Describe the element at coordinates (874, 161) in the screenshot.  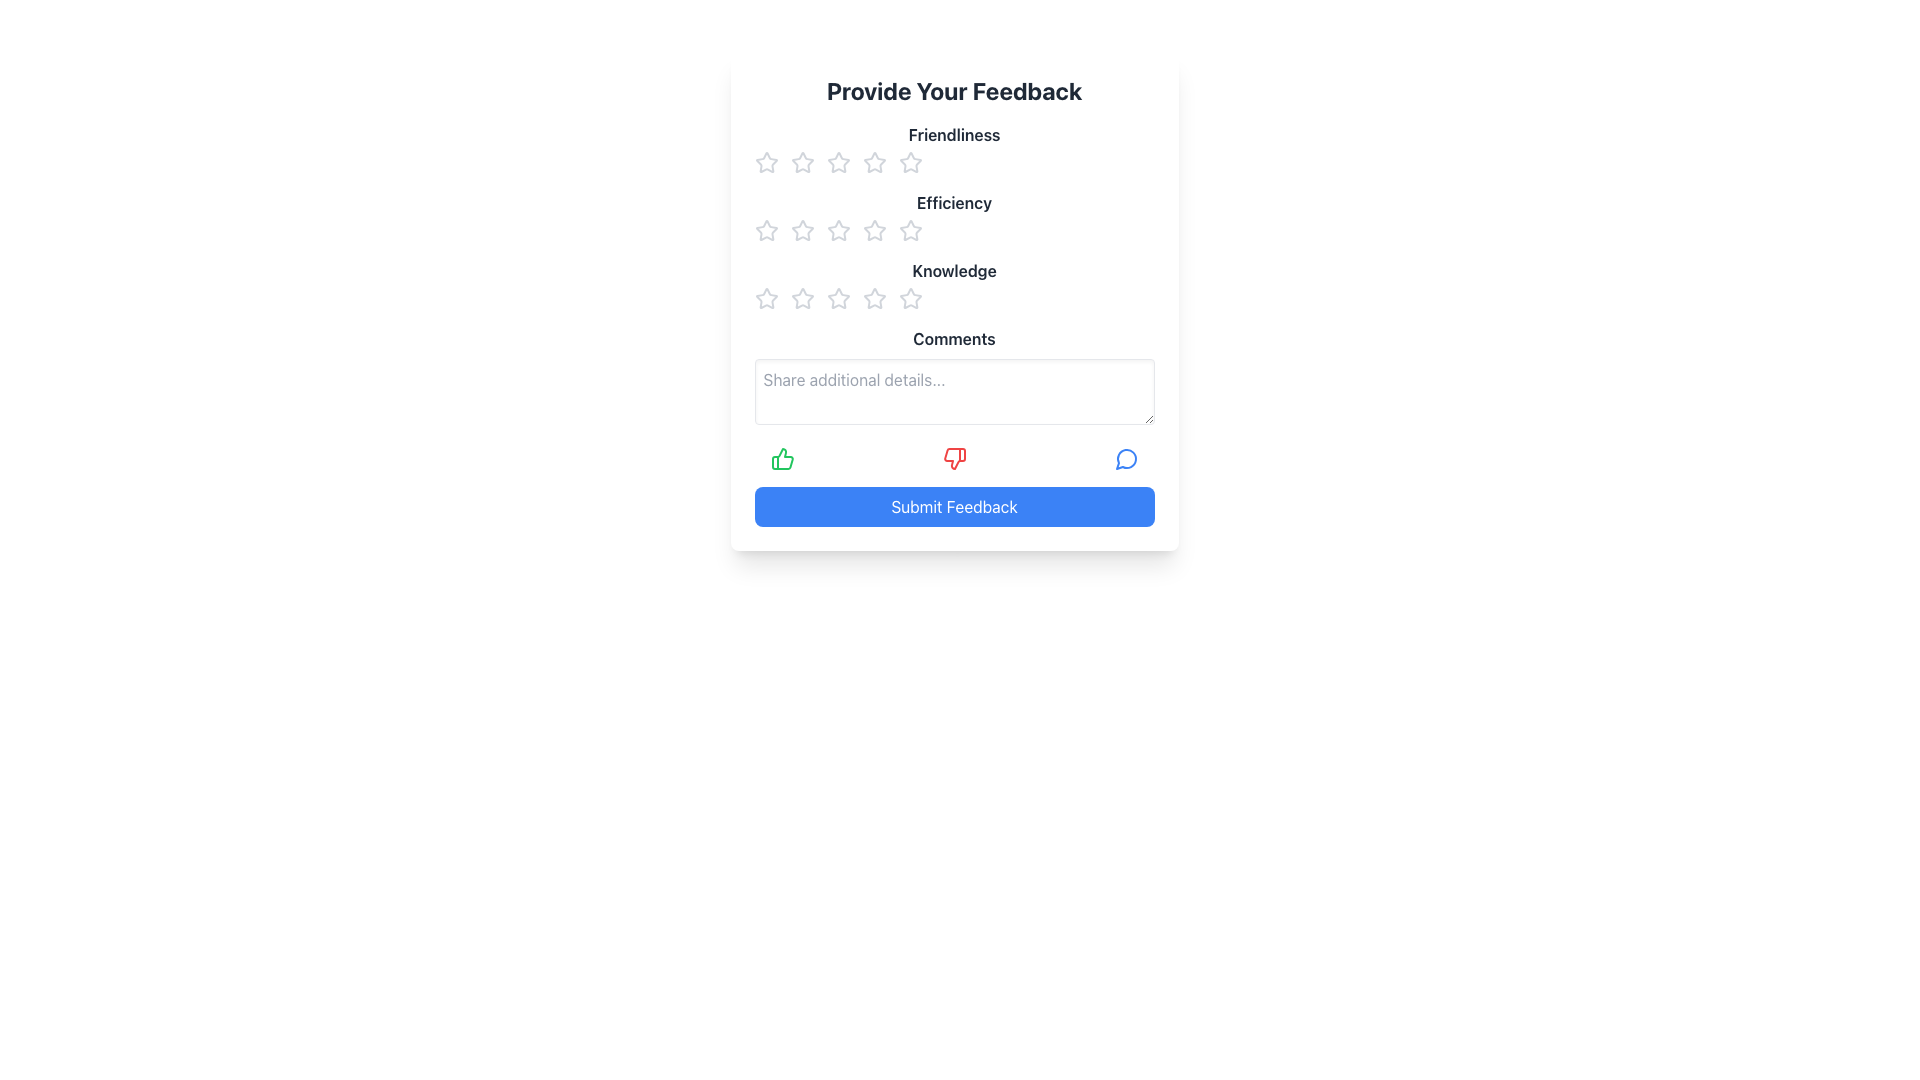
I see `the fourth star-shaped icon with a gray border and hollow center under the 'Friendliness' section to rate it` at that location.